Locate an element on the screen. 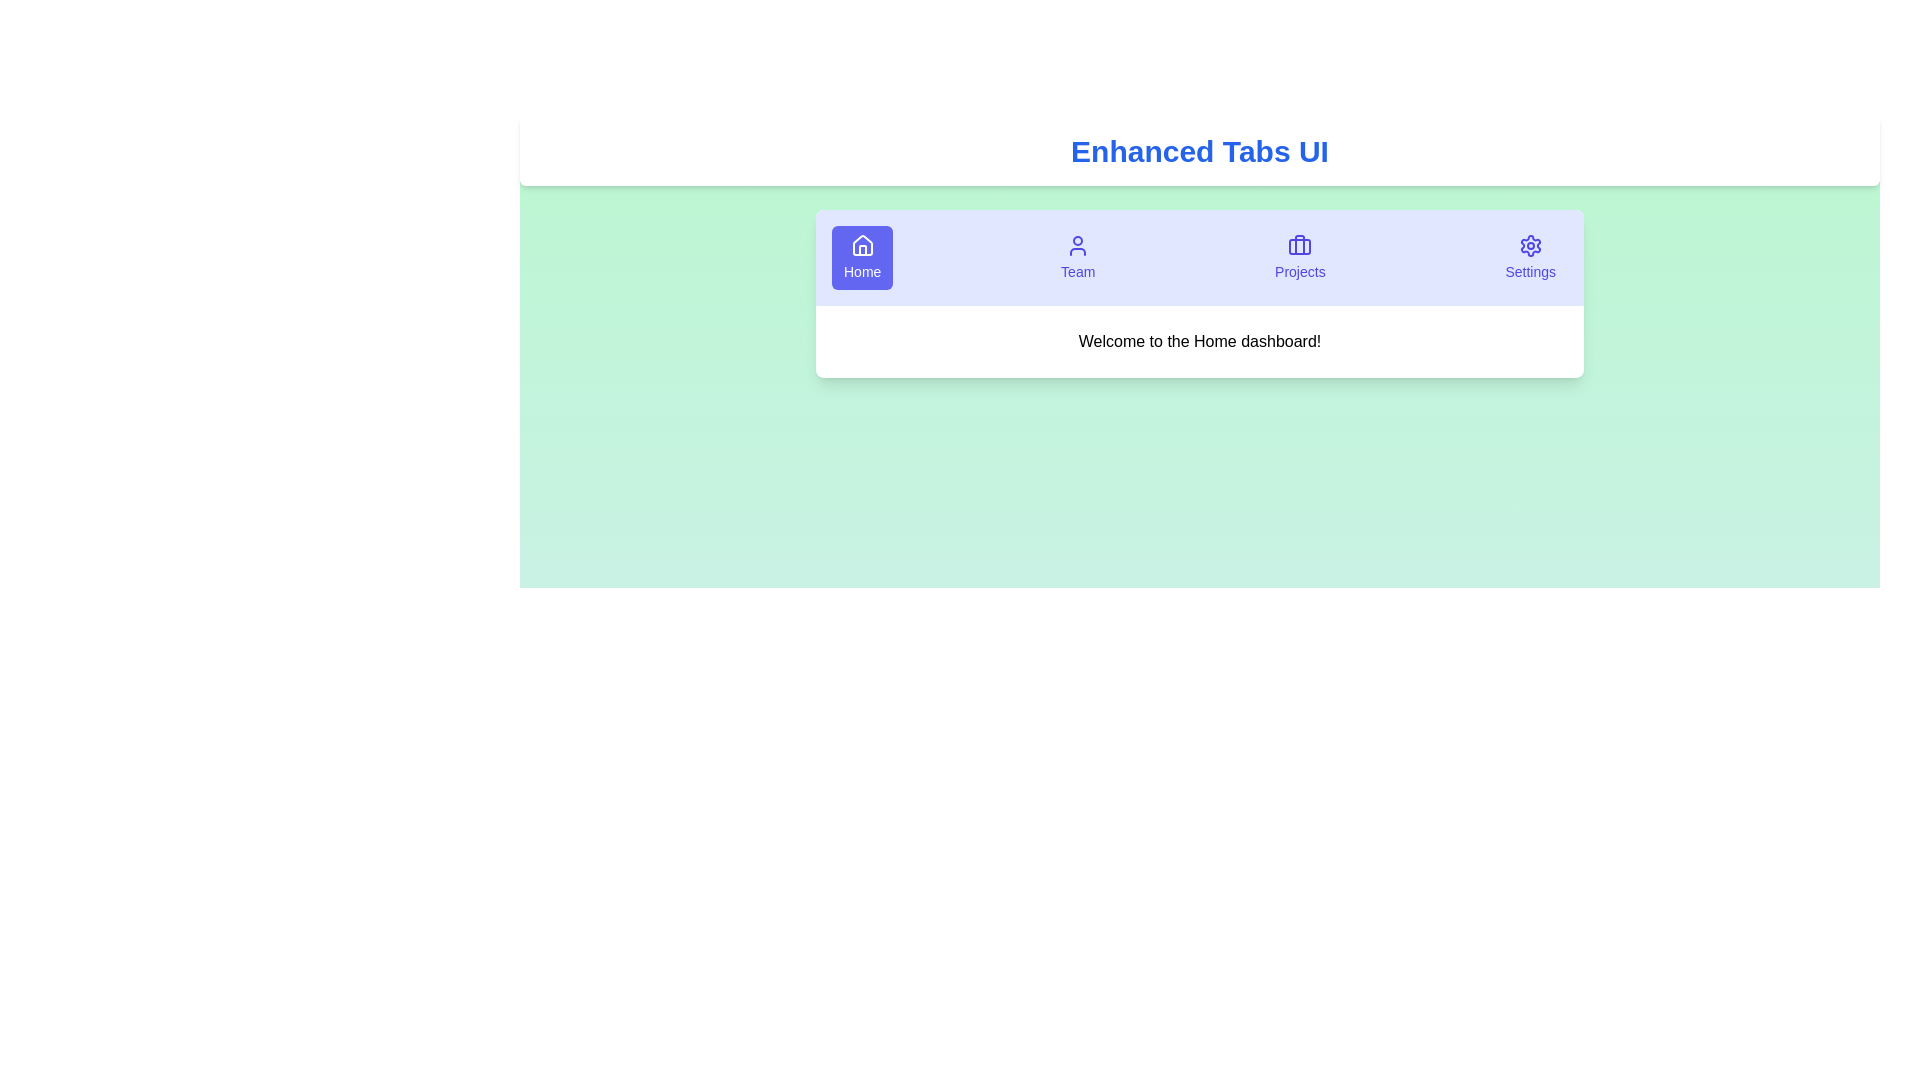 The height and width of the screenshot is (1080, 1920). the 'Projects' tab SVG Icon, which is the third tab from the left is located at coordinates (1300, 245).